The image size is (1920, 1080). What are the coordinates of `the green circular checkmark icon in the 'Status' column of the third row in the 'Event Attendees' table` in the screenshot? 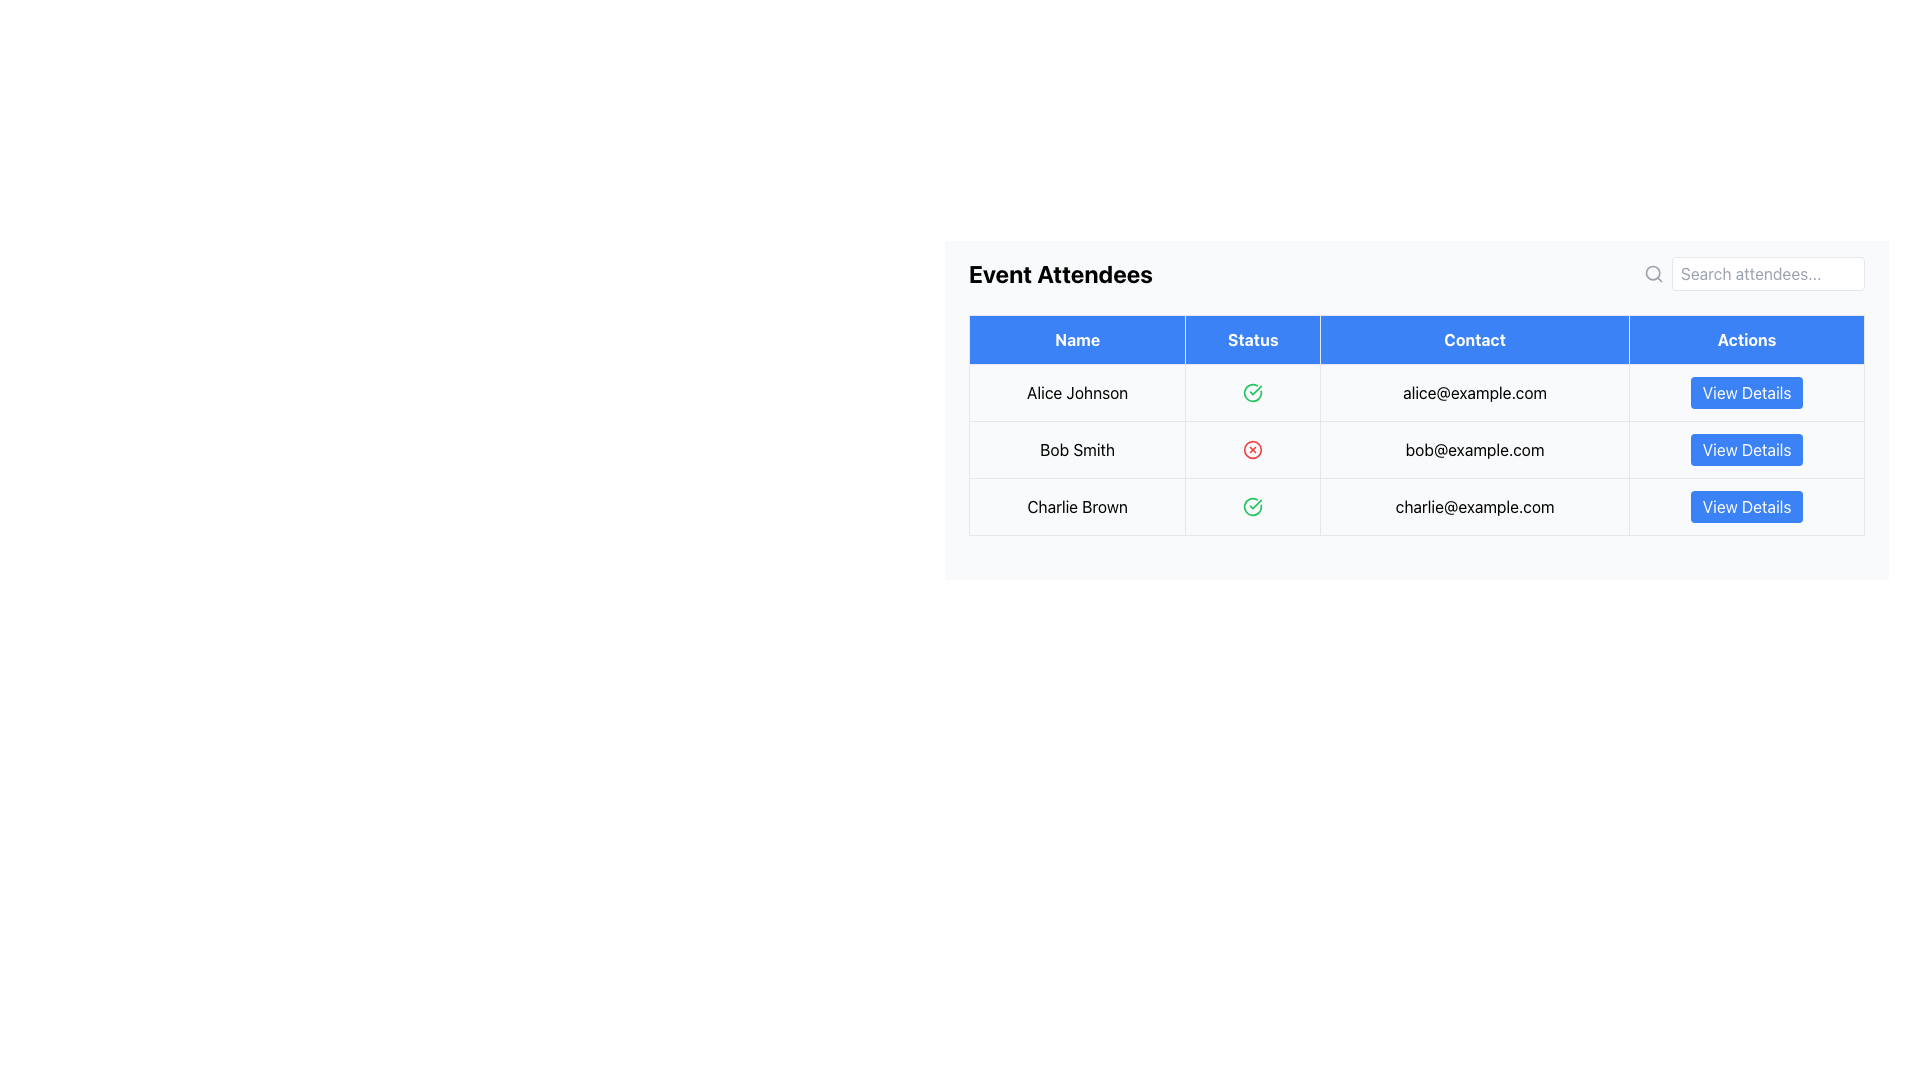 It's located at (1252, 505).